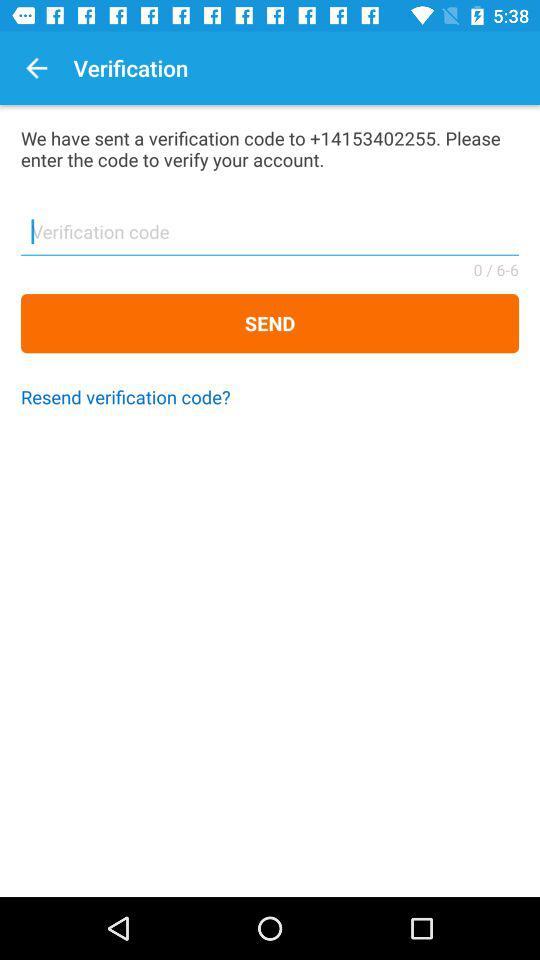 The width and height of the screenshot is (540, 960). Describe the element at coordinates (270, 238) in the screenshot. I see `verification code required` at that location.